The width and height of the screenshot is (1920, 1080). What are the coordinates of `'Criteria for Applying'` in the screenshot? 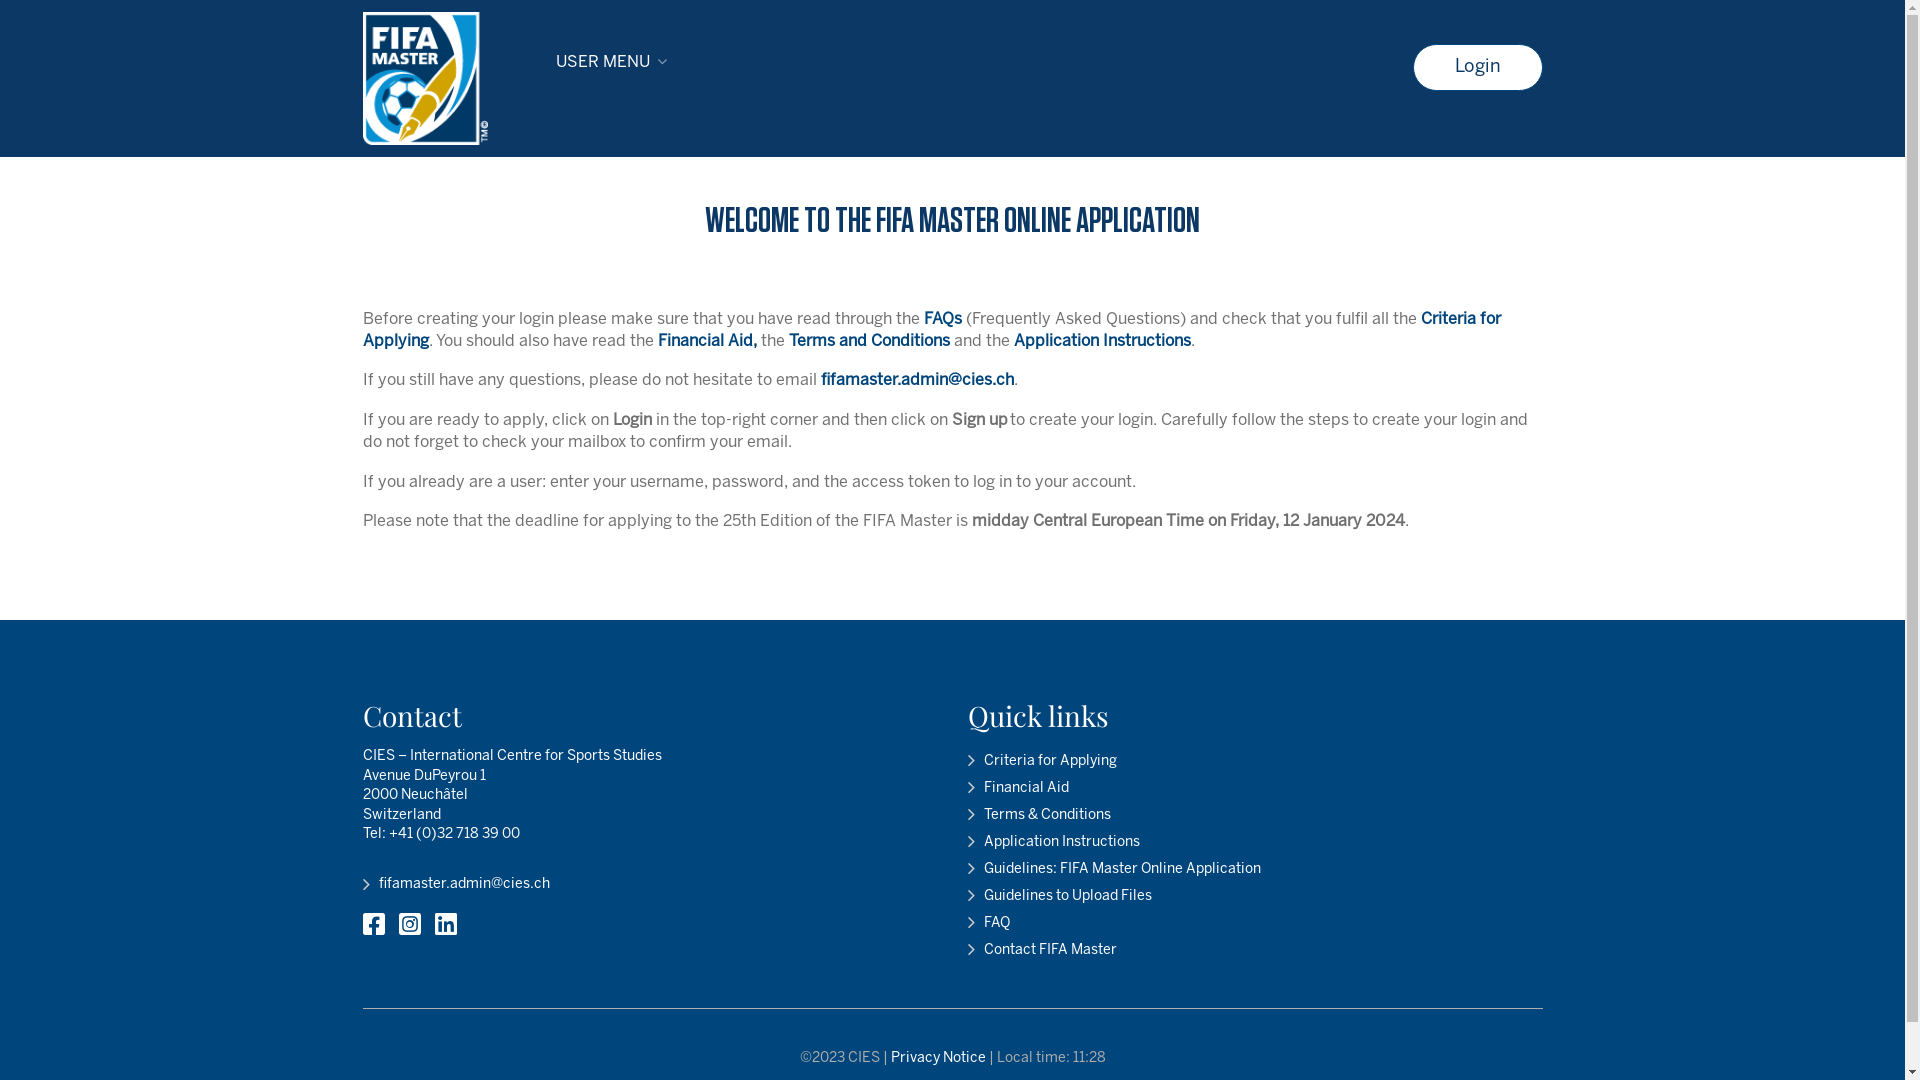 It's located at (1041, 763).